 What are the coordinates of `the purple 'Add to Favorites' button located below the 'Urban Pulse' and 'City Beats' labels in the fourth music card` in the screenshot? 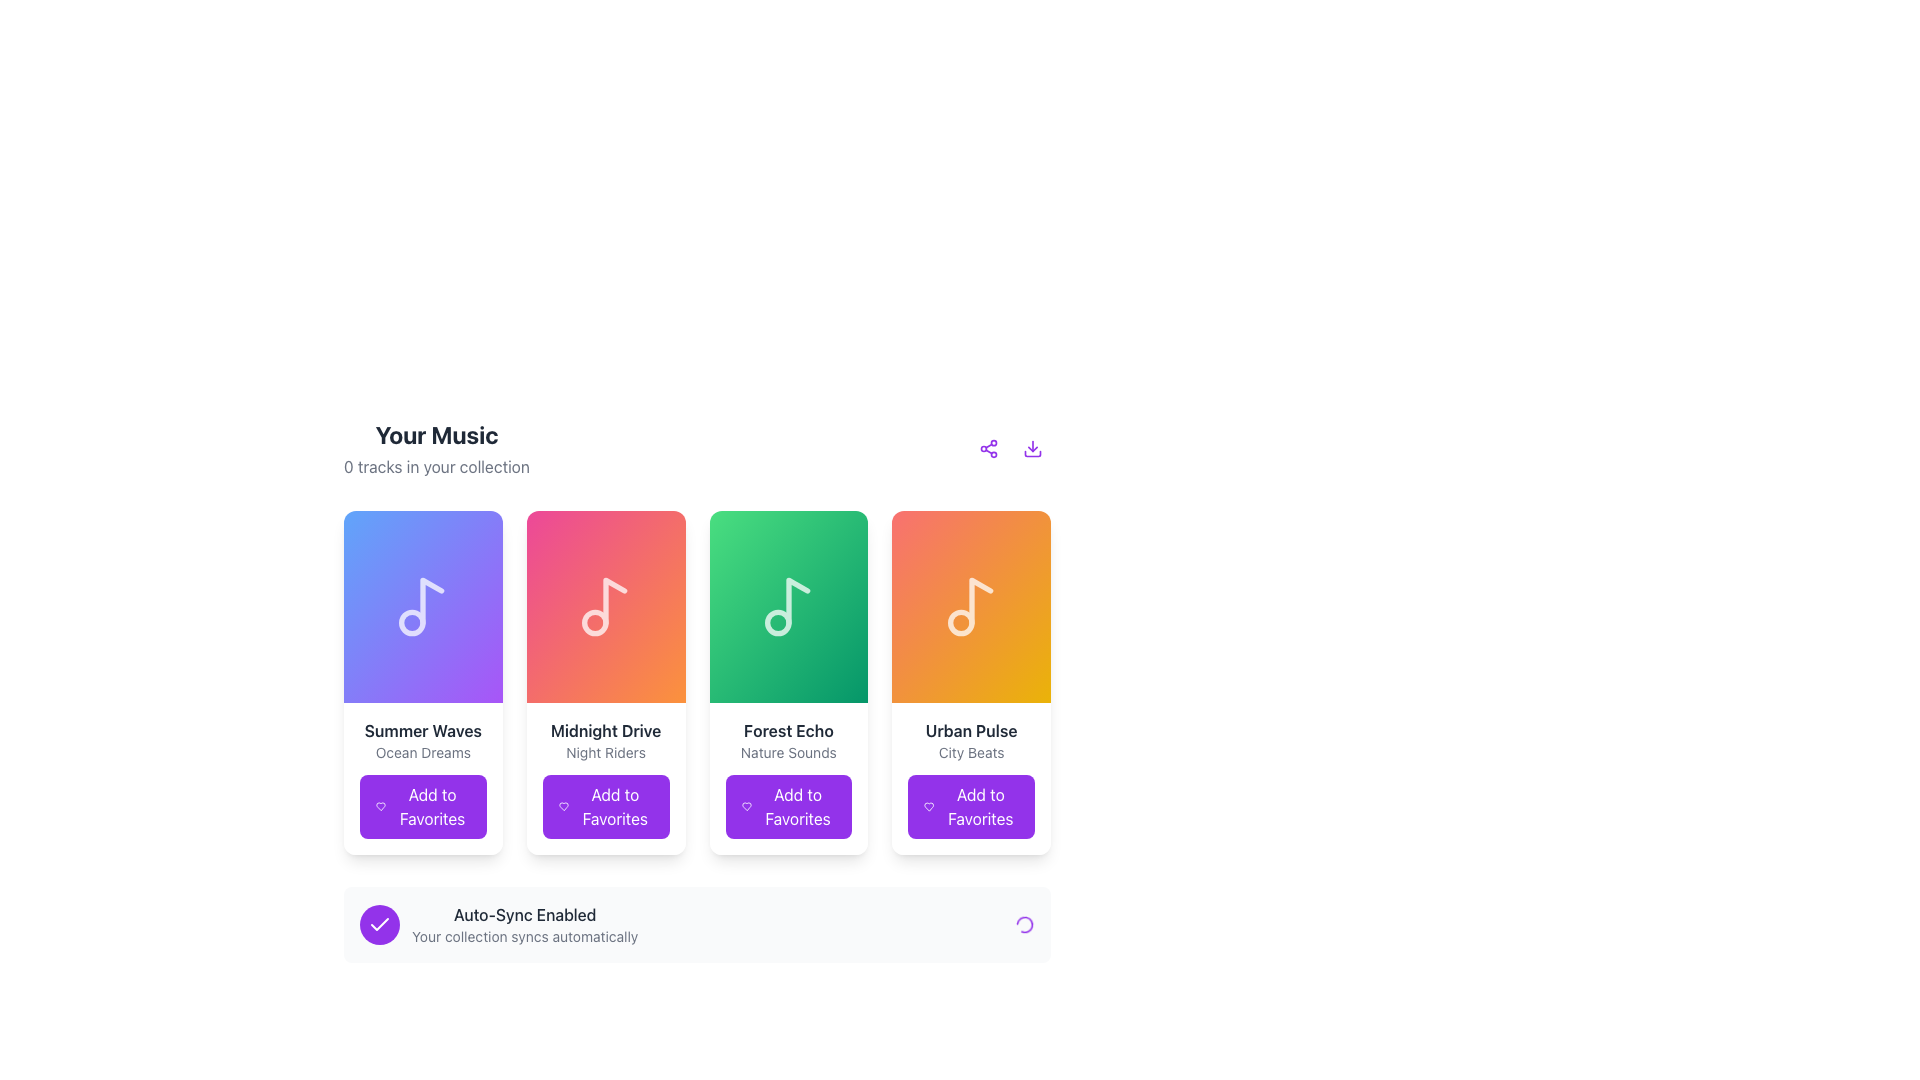 It's located at (971, 778).